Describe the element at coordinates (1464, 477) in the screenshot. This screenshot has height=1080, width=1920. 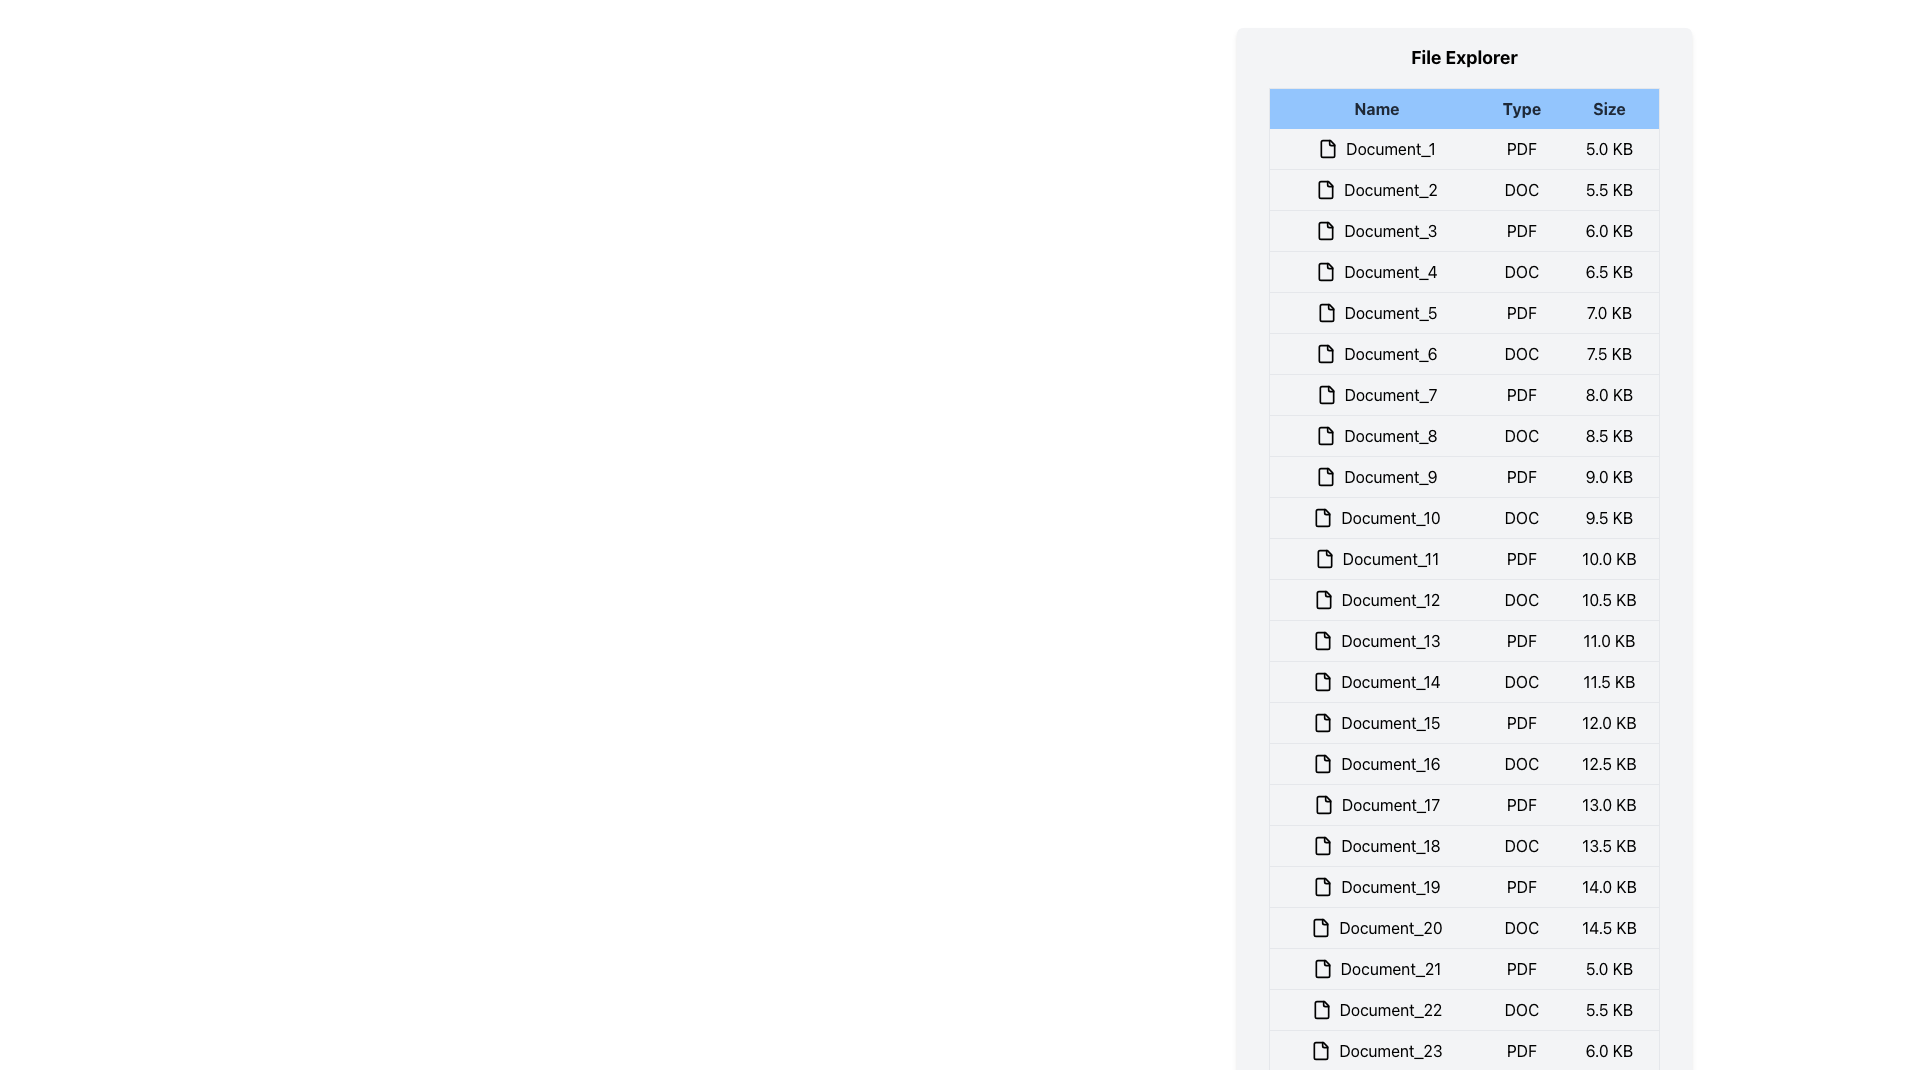
I see `the table row representing the document entry named 'Document_9'` at that location.